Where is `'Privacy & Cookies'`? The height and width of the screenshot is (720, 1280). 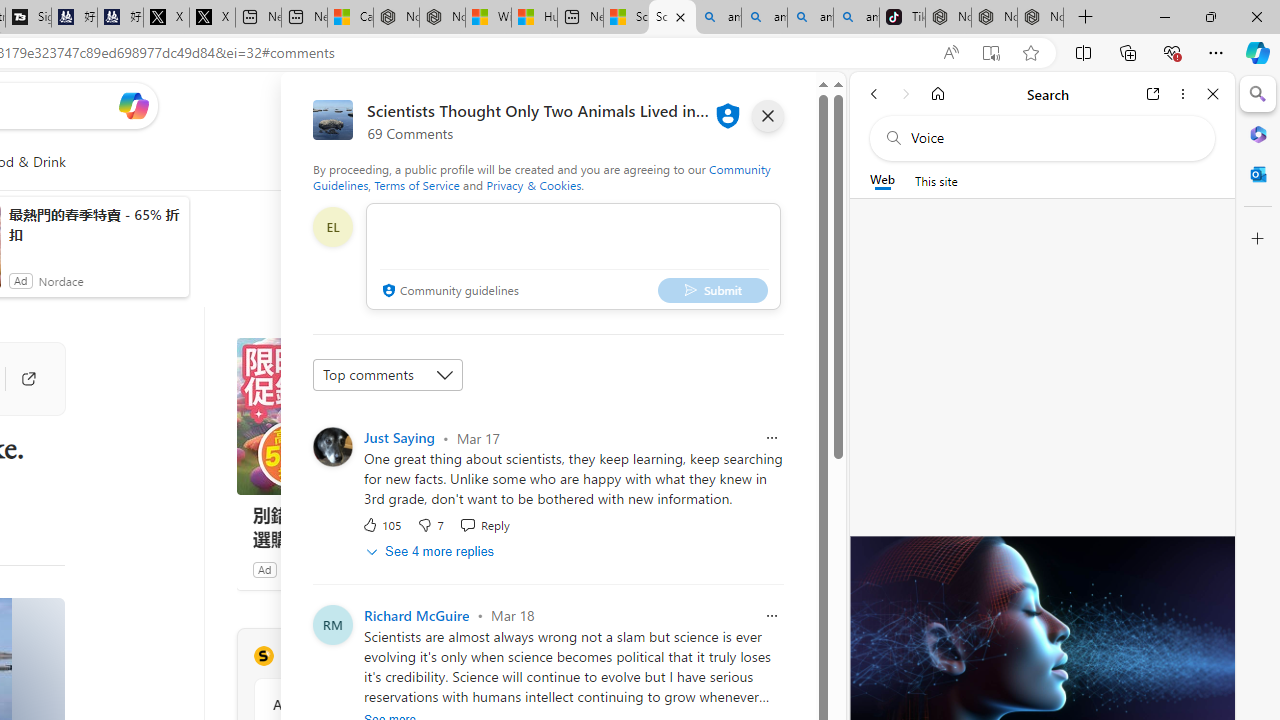
'Privacy & Cookies' is located at coordinates (534, 185).